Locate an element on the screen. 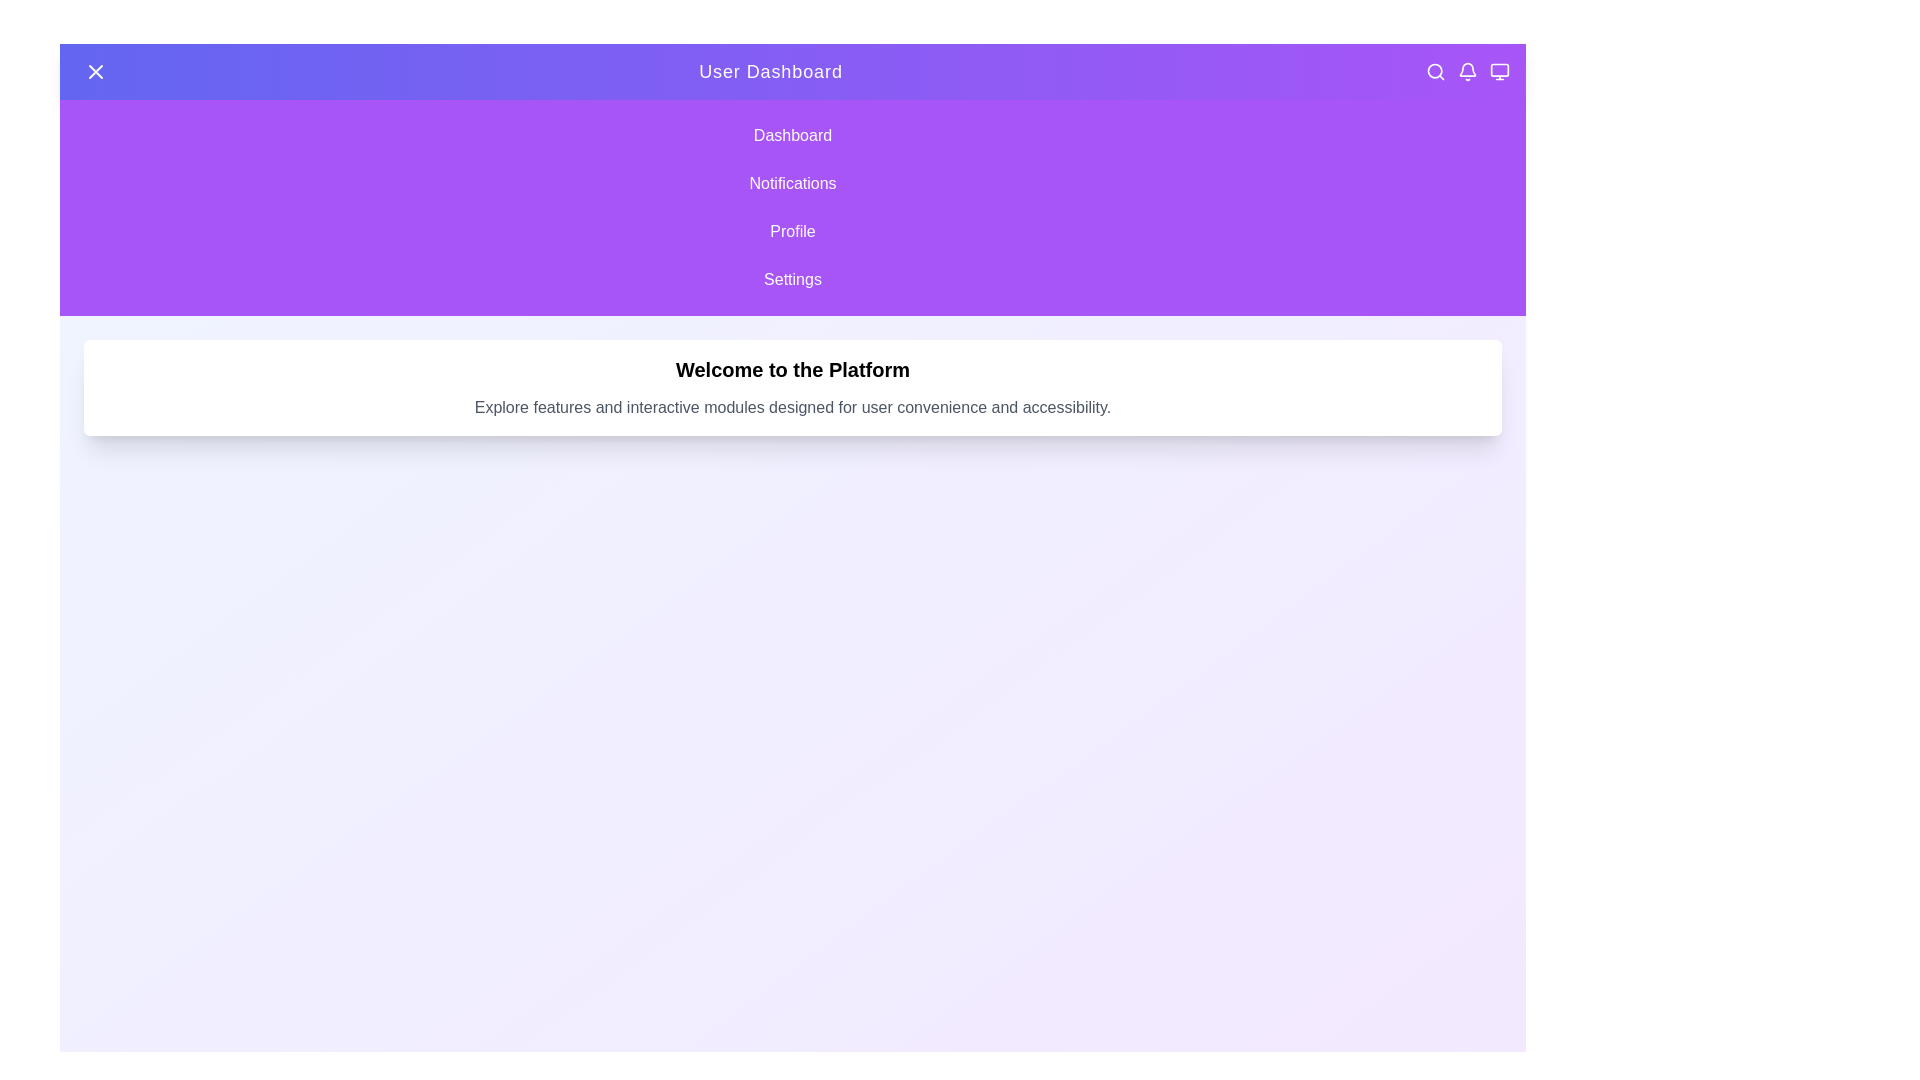 The height and width of the screenshot is (1080, 1920). the menu item Profile to navigate to the respective section is located at coordinates (791, 230).